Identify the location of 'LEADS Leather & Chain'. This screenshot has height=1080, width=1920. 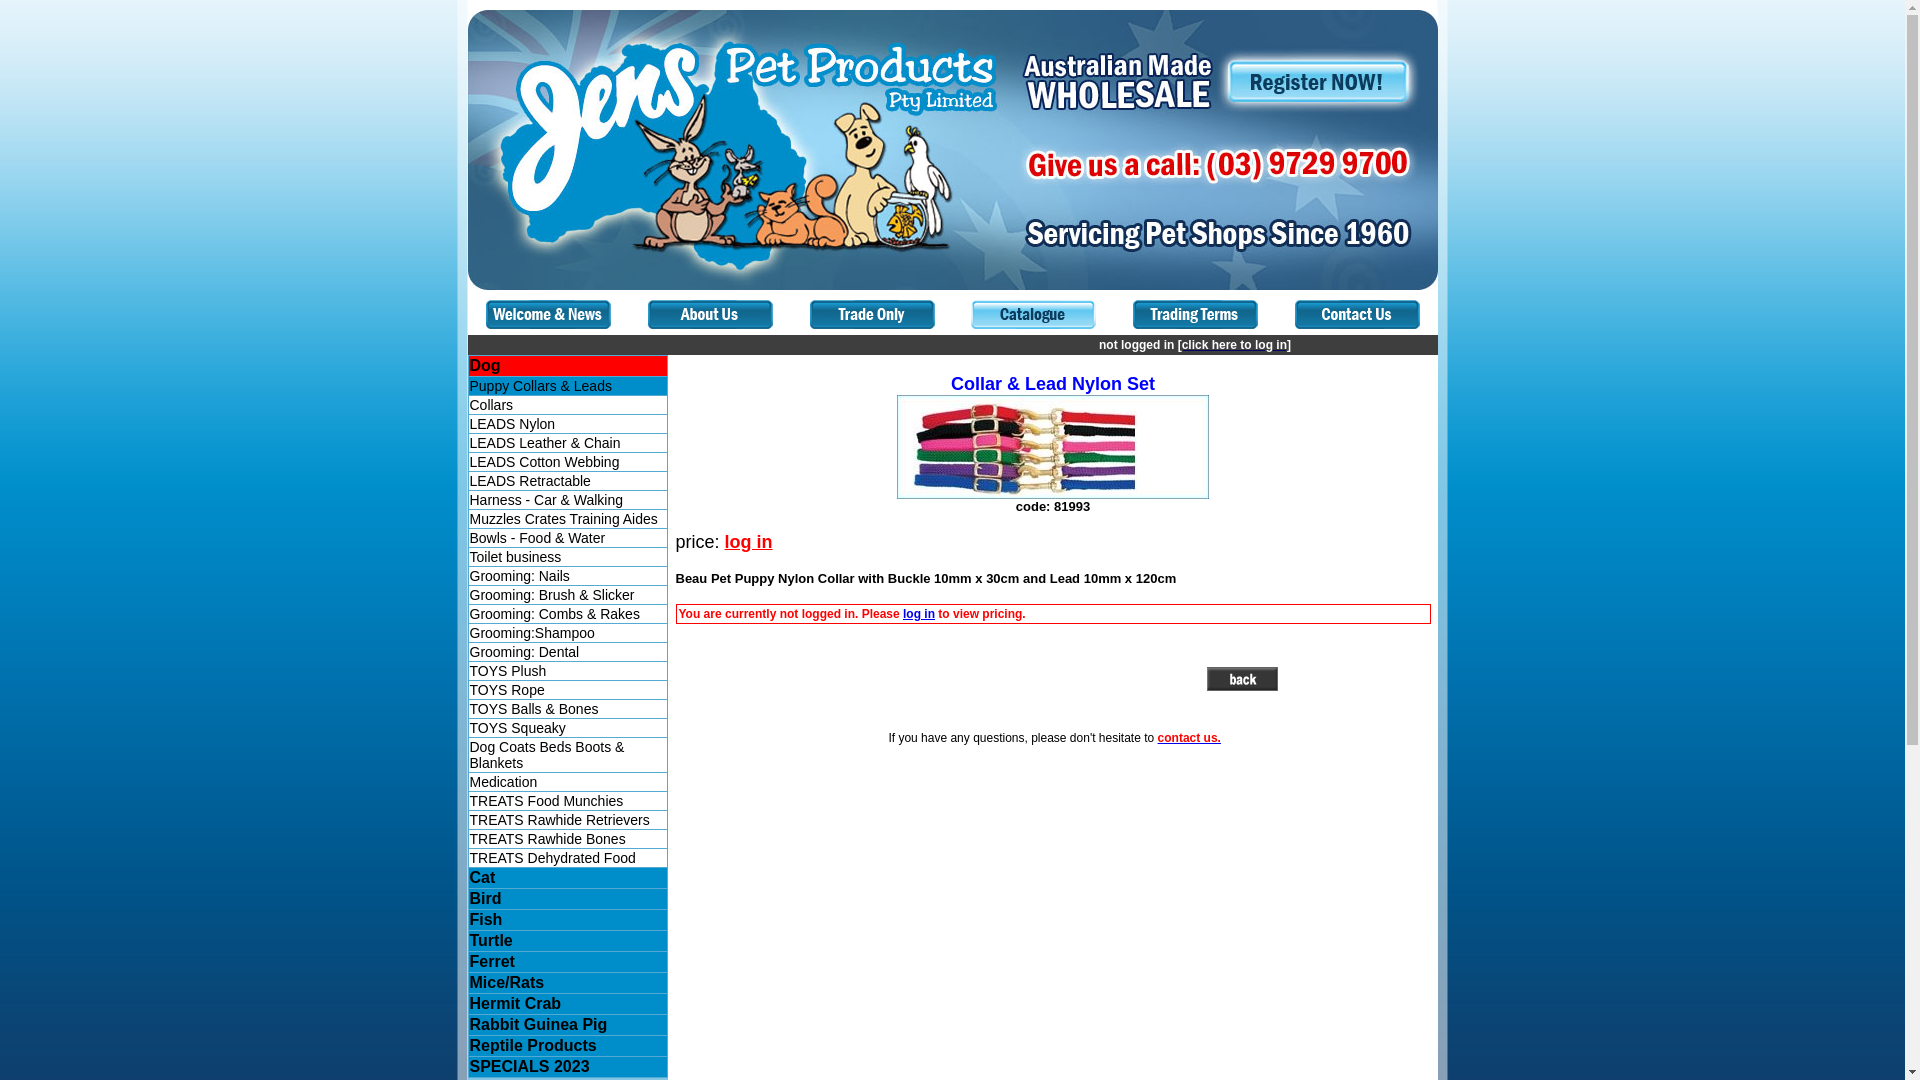
(565, 442).